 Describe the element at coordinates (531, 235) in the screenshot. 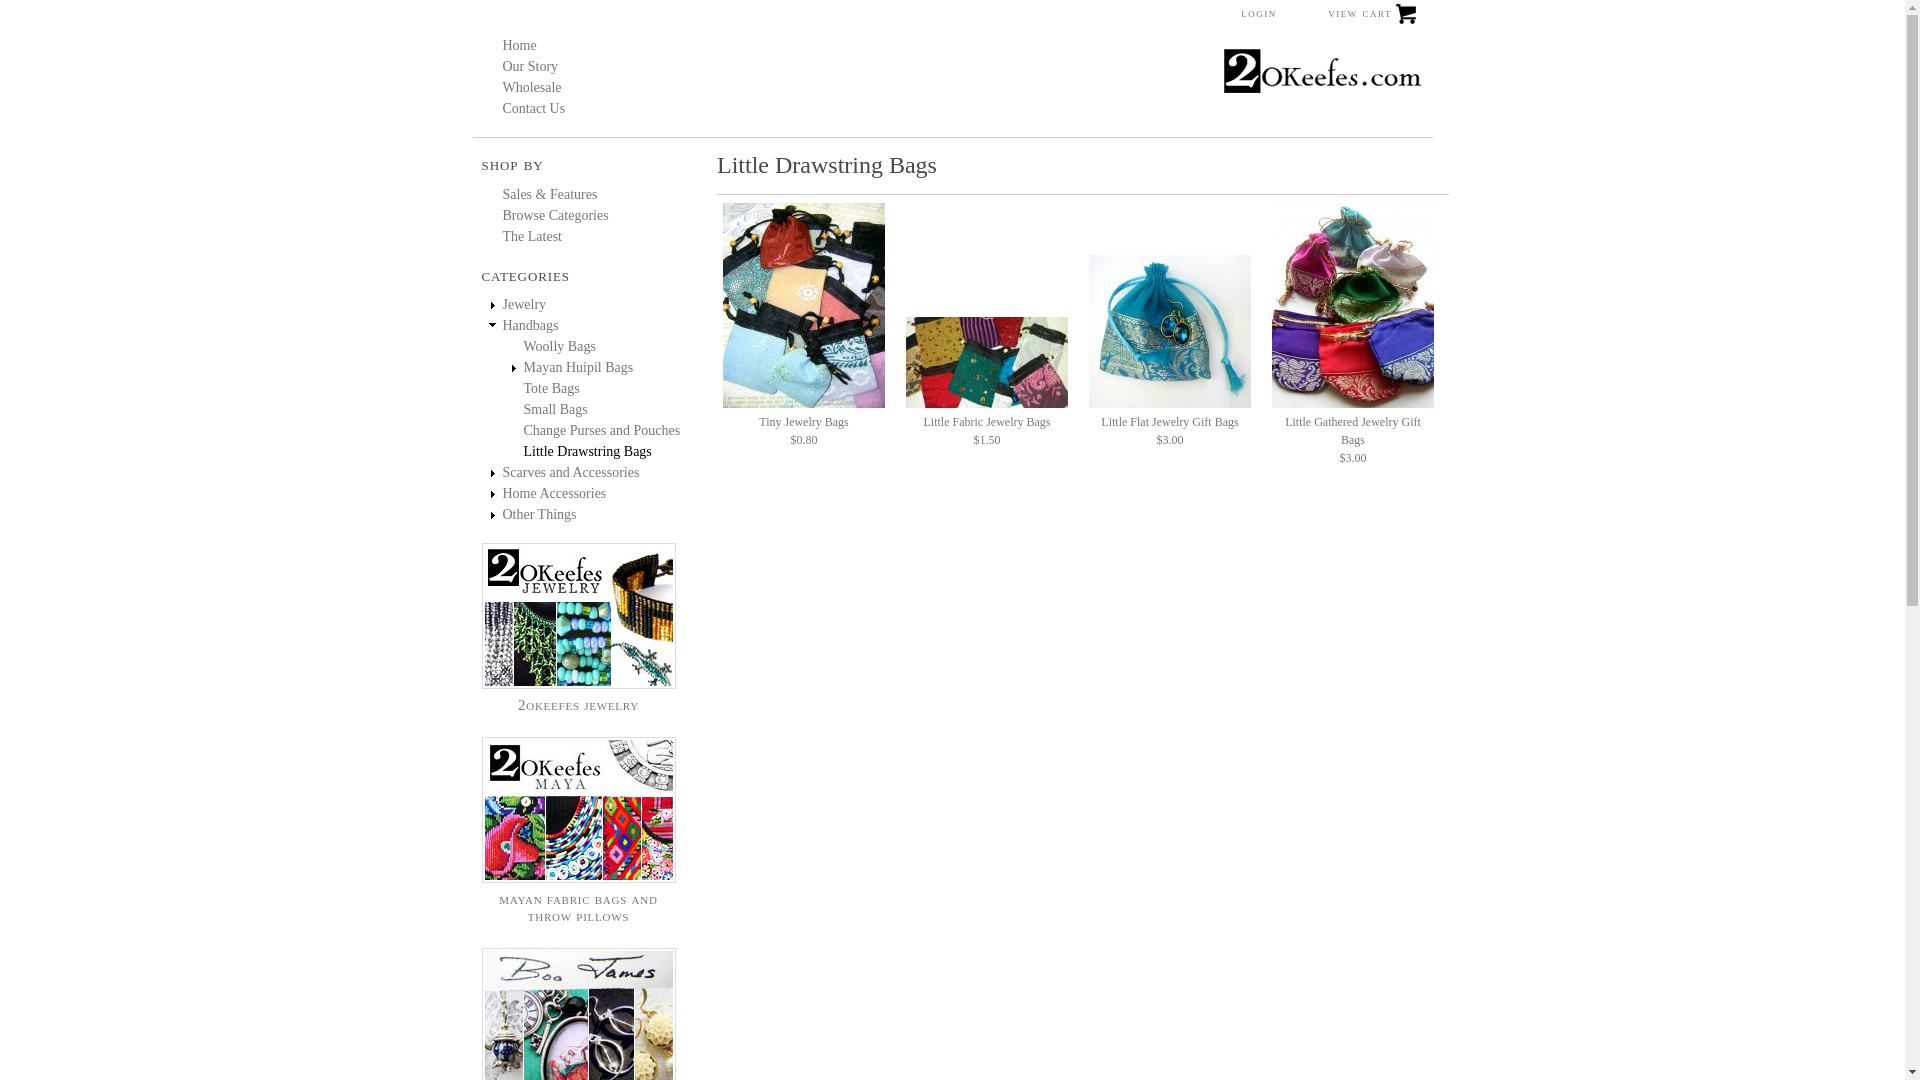

I see `'The Latest'` at that location.